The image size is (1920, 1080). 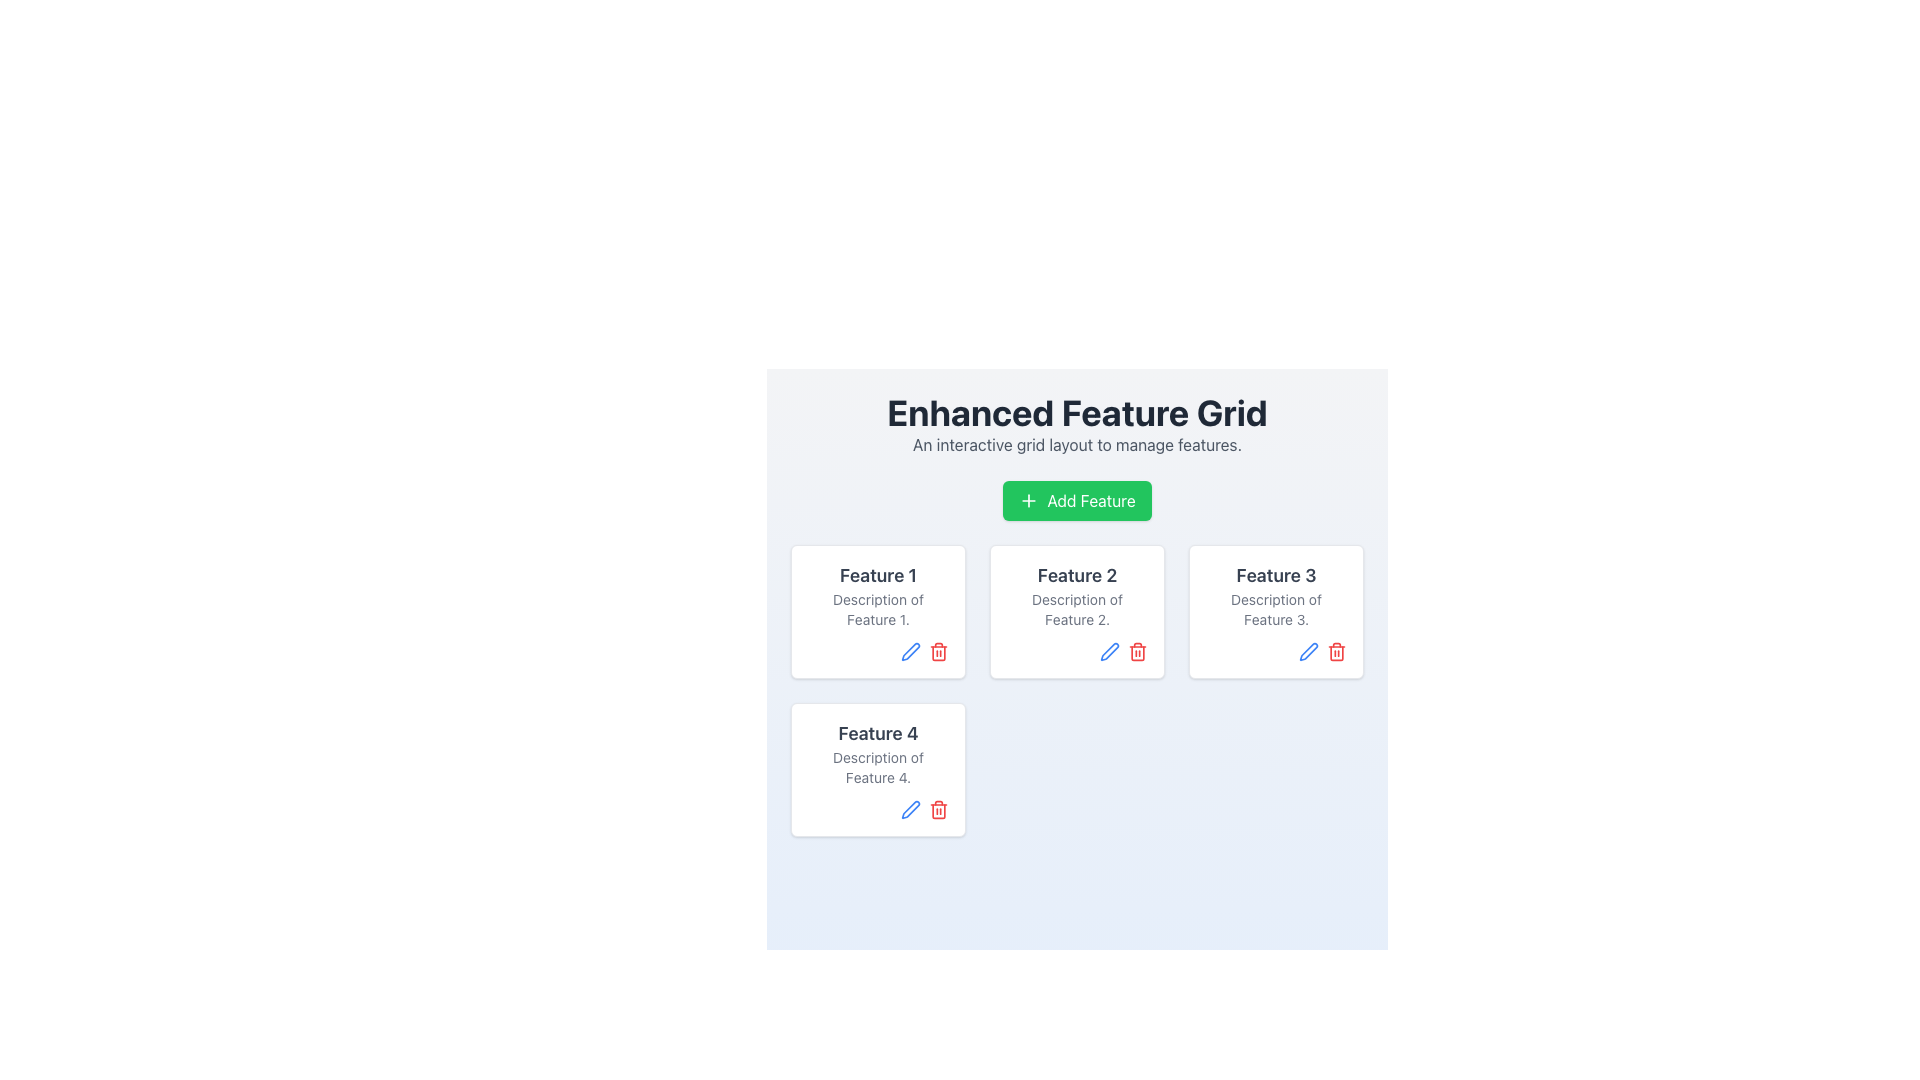 I want to click on the text block displaying 'Description of Feature 2.' which is styled with a smaller font size and grayish color, located beneath the title 'Feature 2' in a bordered grid layout, so click(x=1076, y=608).